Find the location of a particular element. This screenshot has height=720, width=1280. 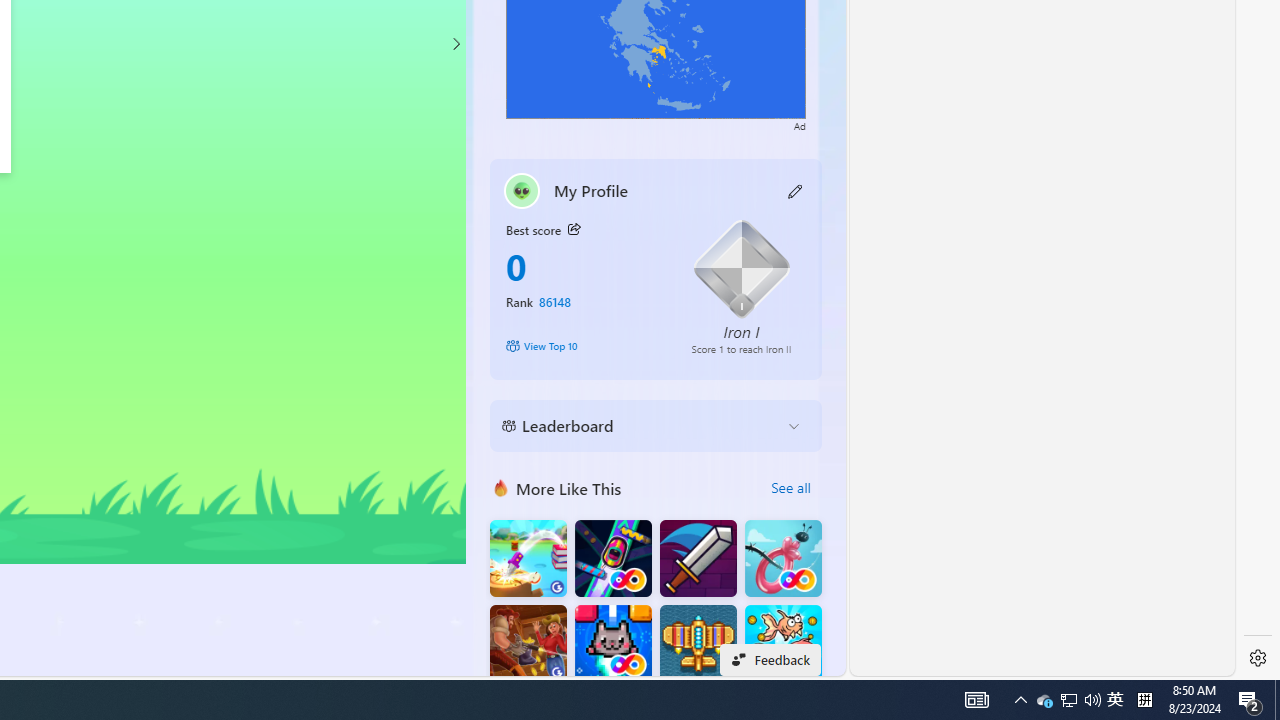

'Kitten Force FRVR' is located at coordinates (612, 643).